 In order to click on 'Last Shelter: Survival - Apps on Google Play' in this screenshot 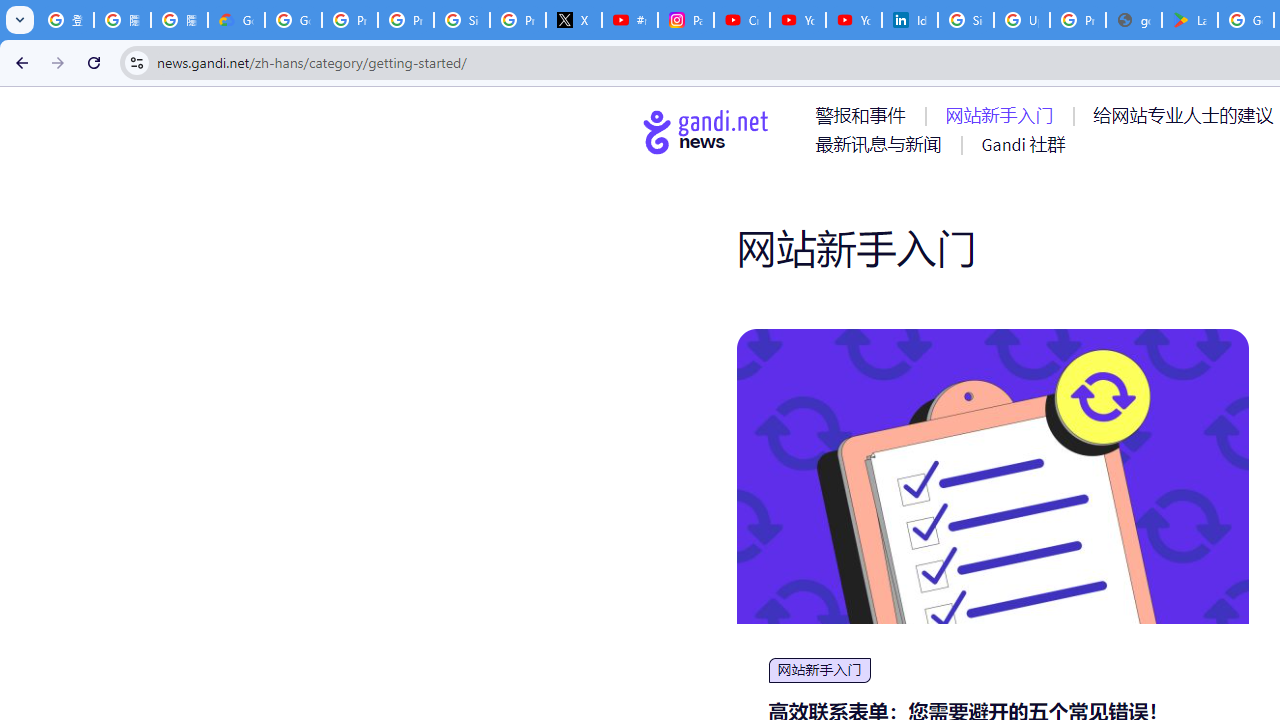, I will do `click(1190, 20)`.